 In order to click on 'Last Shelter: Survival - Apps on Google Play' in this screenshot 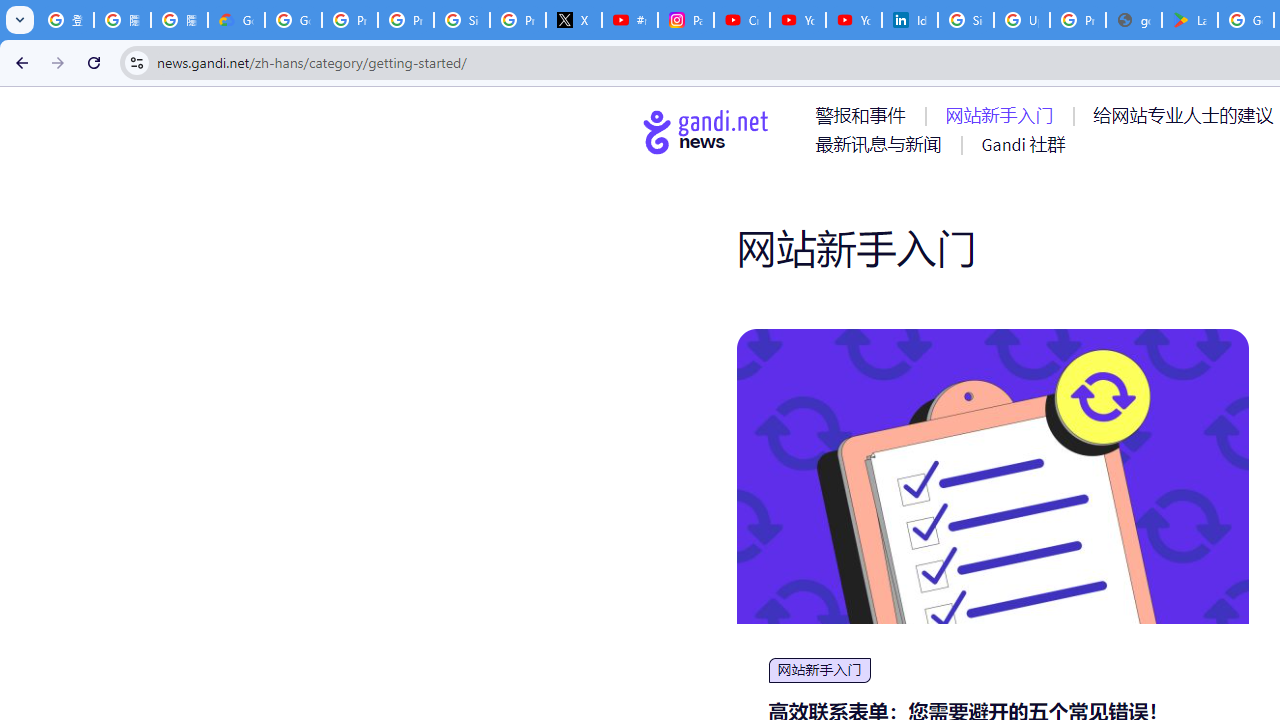, I will do `click(1190, 20)`.